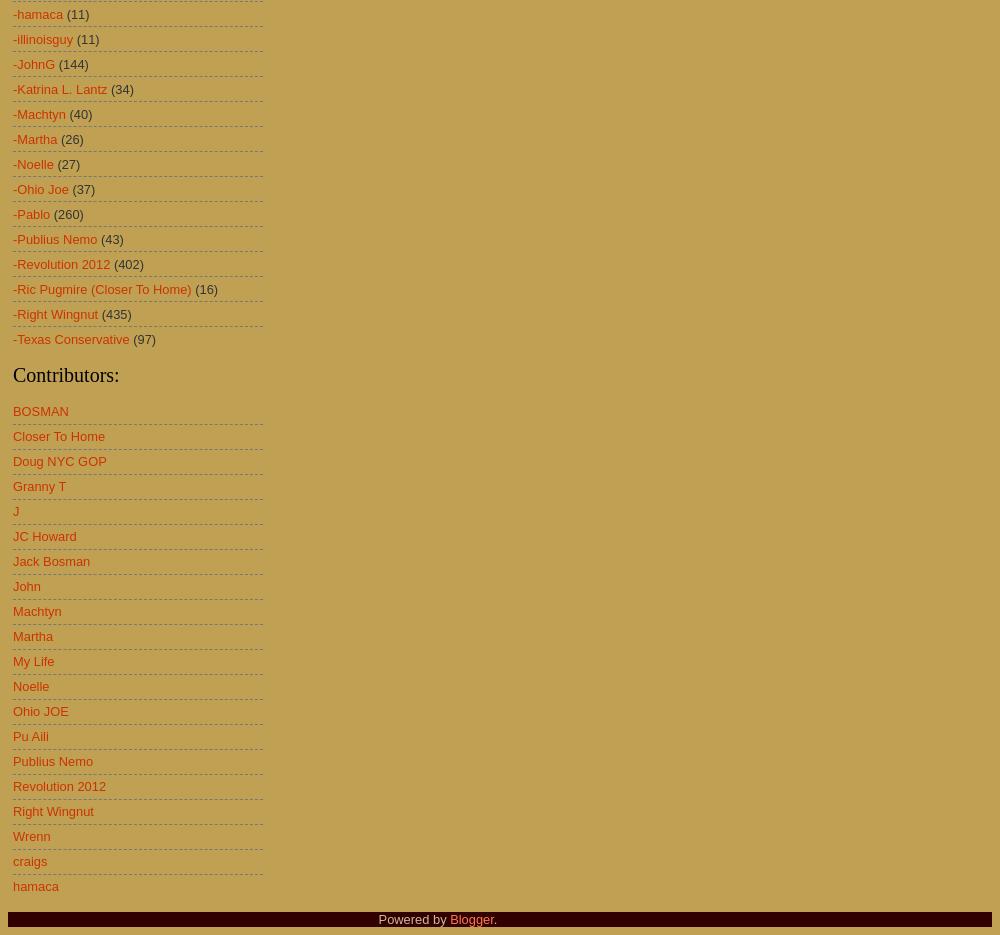  Describe the element at coordinates (100, 238) in the screenshot. I see `'(43)'` at that location.